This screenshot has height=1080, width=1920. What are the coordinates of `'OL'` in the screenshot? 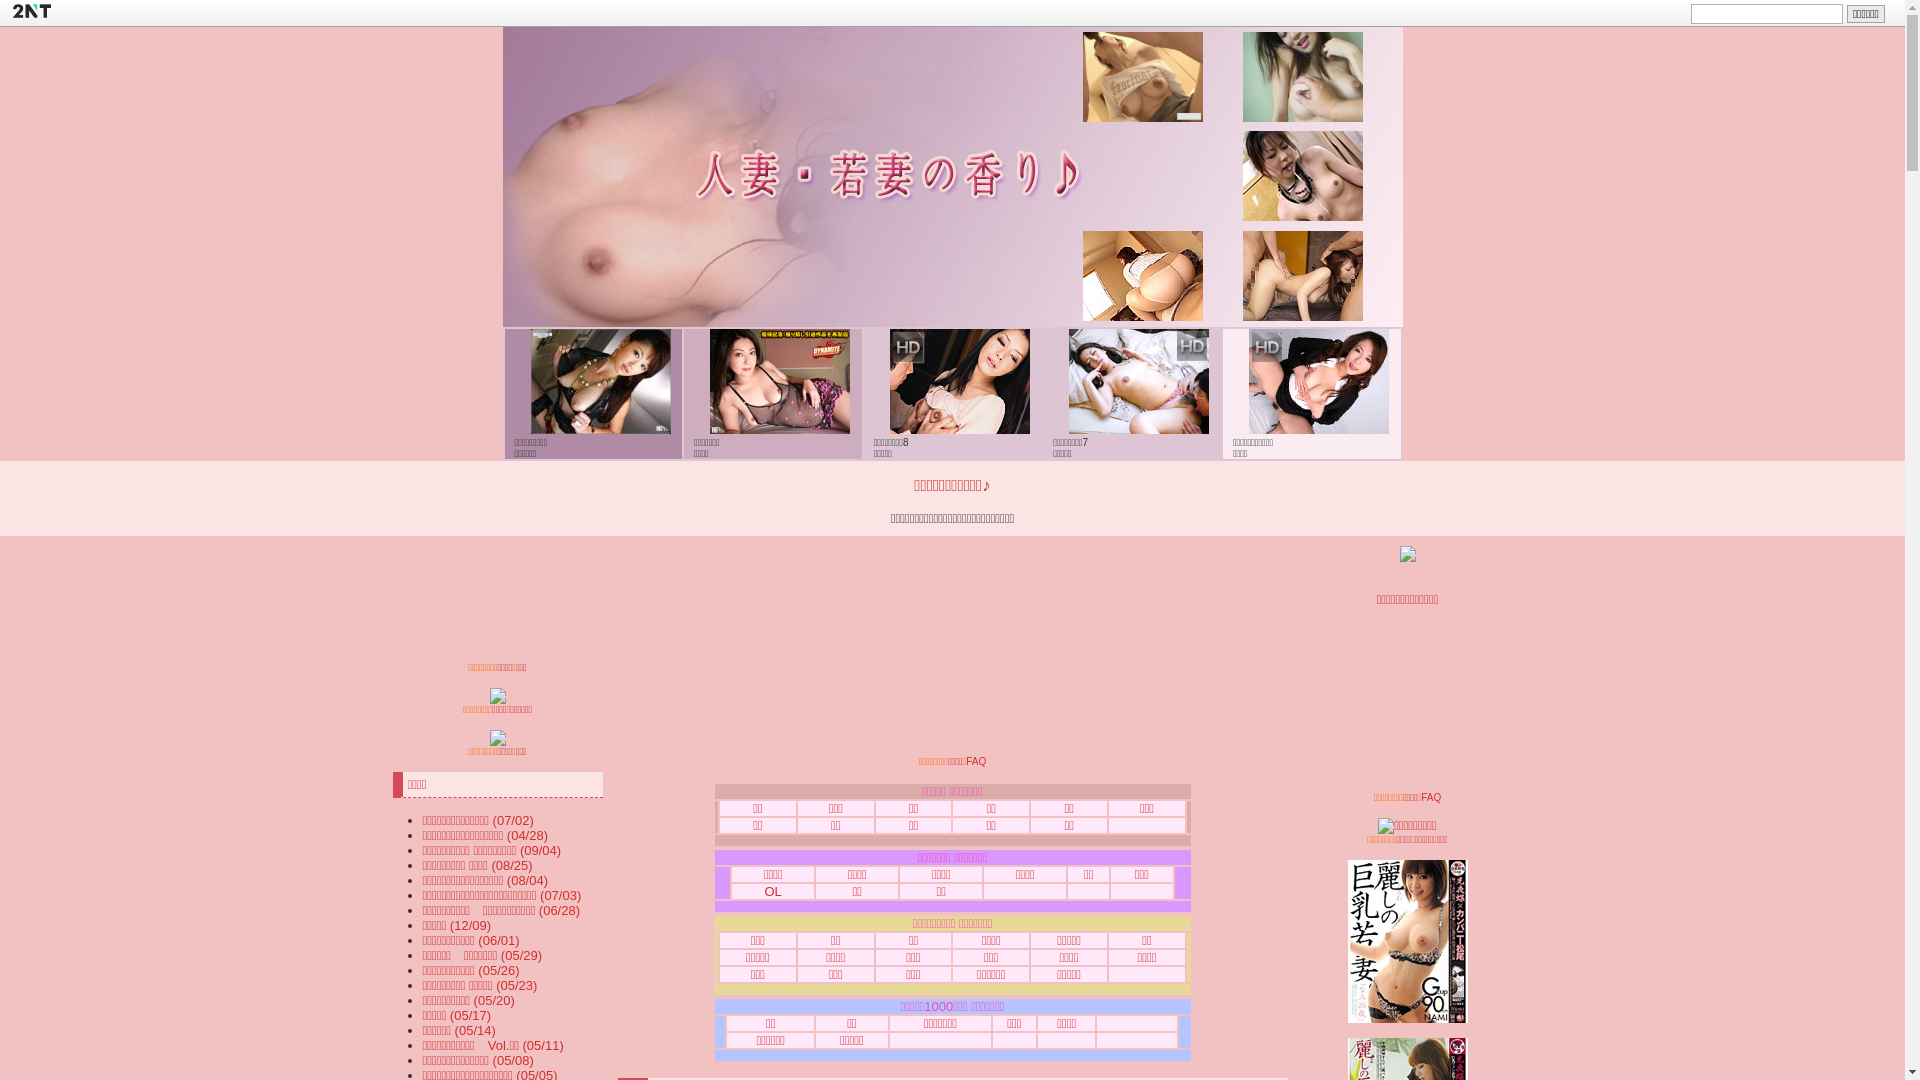 It's located at (762, 890).